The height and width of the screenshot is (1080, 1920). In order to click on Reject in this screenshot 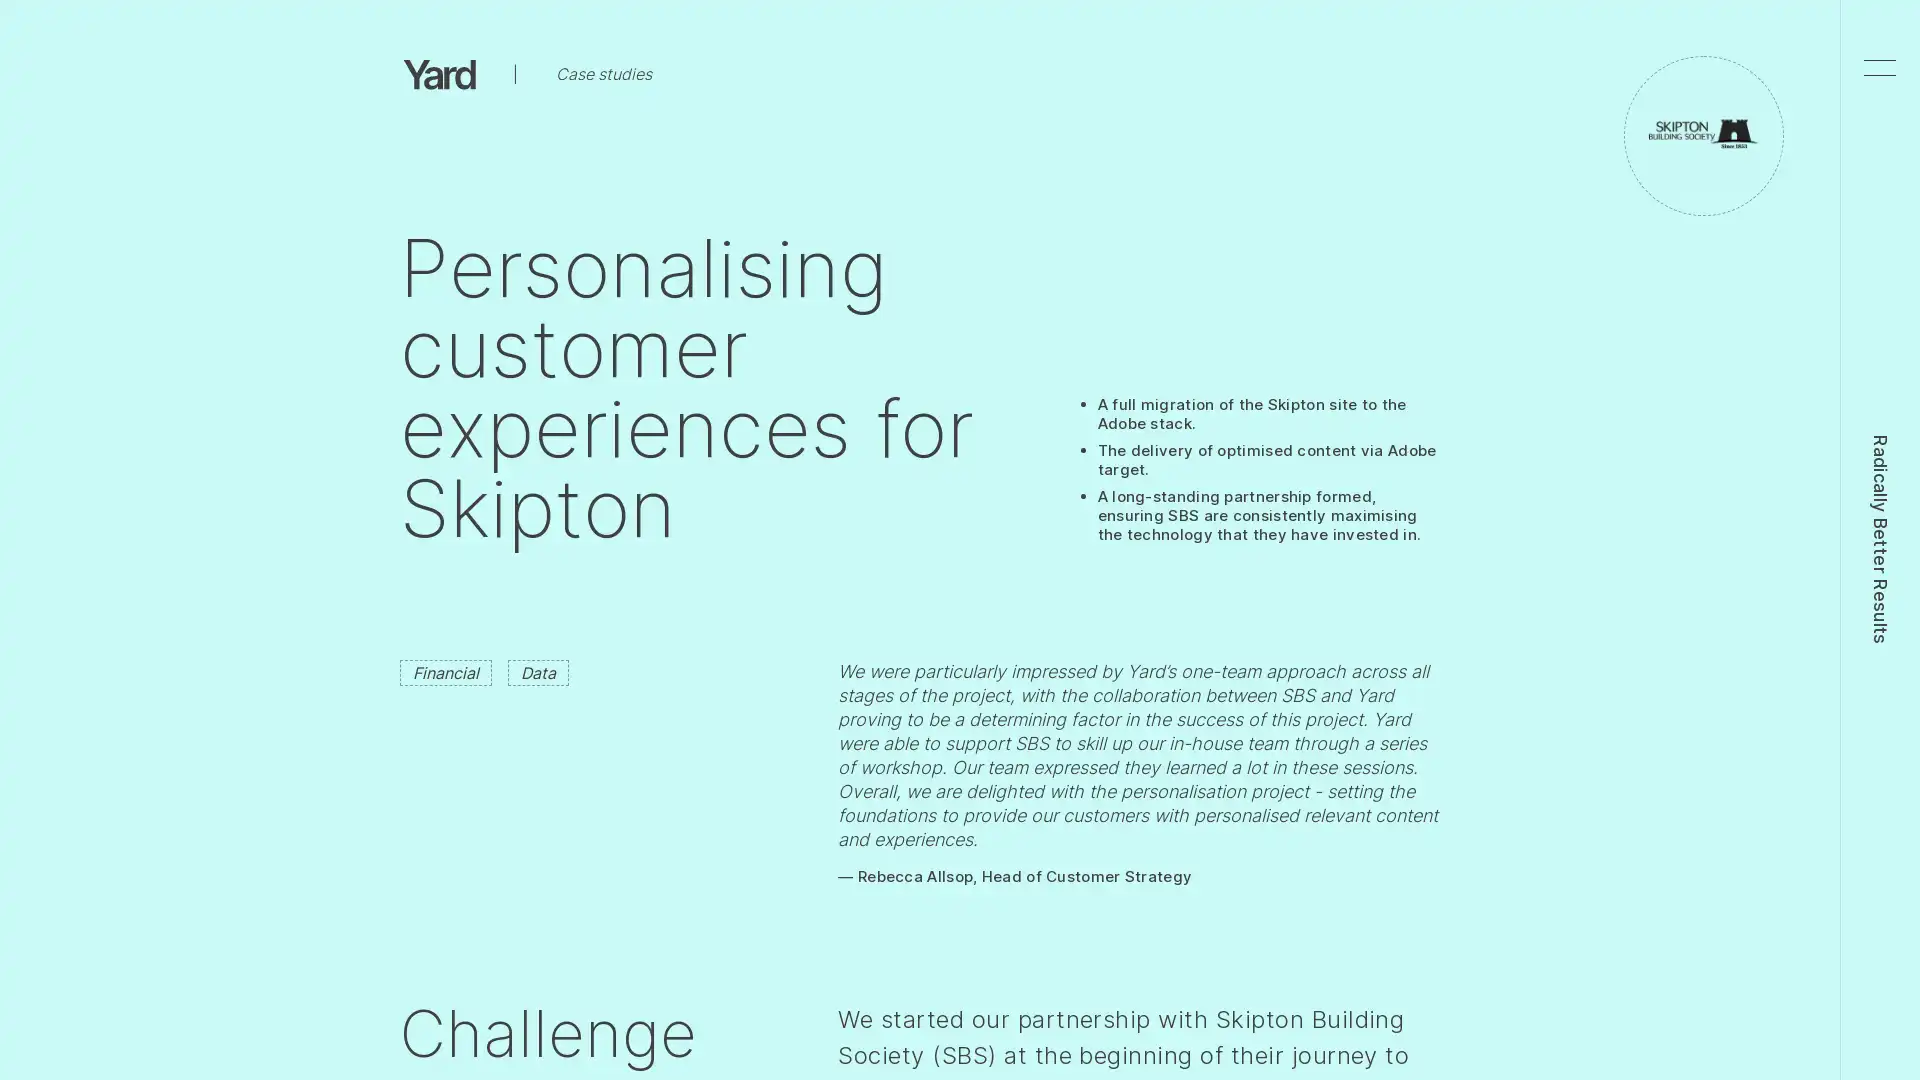, I will do `click(1288, 46)`.